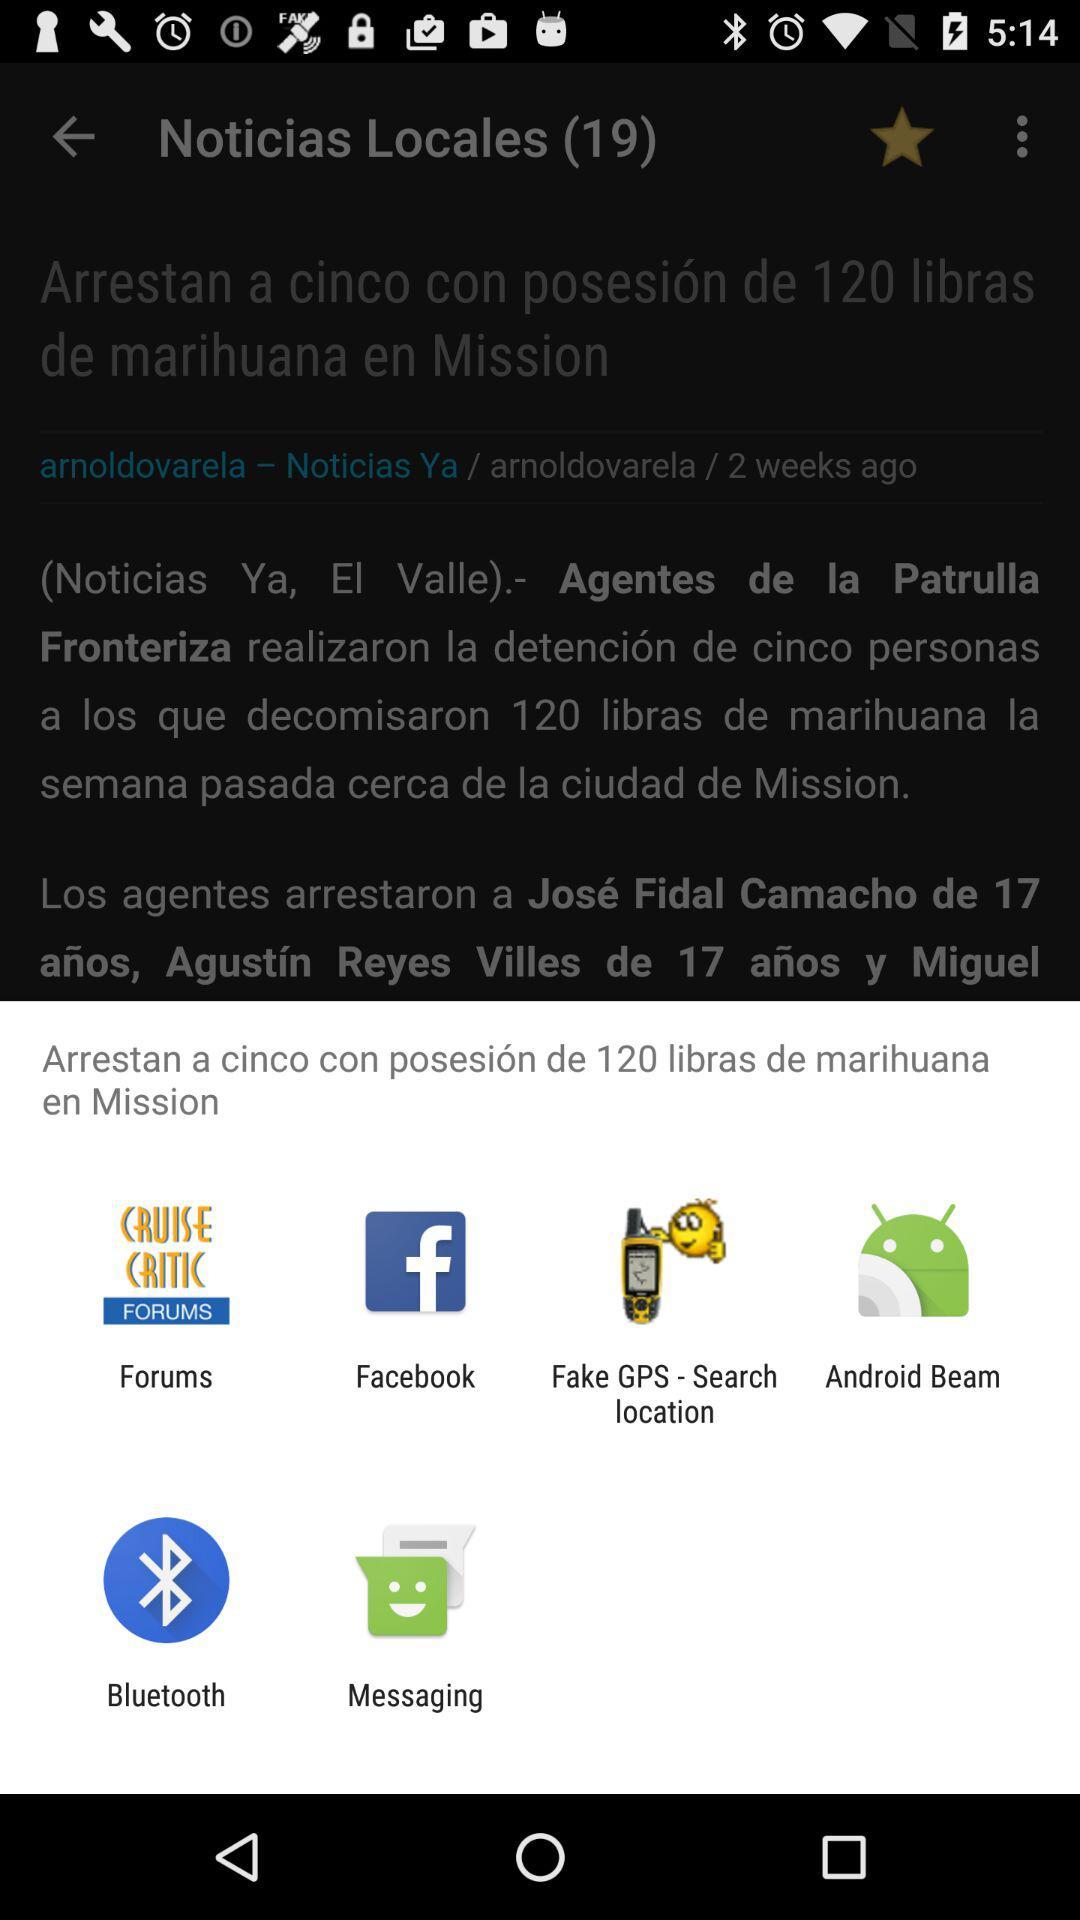  What do you see at coordinates (913, 1392) in the screenshot?
I see `app next to fake gps search app` at bounding box center [913, 1392].